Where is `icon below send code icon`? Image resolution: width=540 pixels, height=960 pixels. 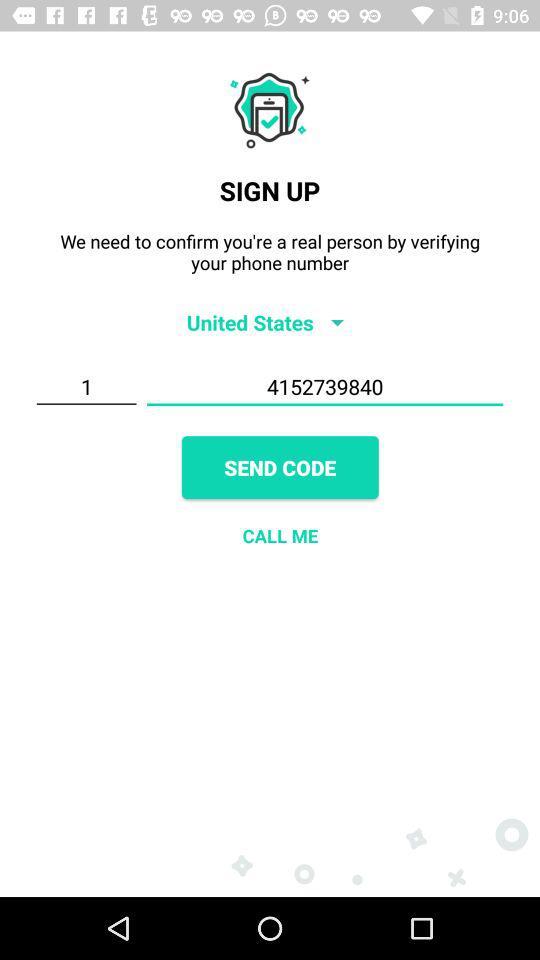 icon below send code icon is located at coordinates (279, 534).